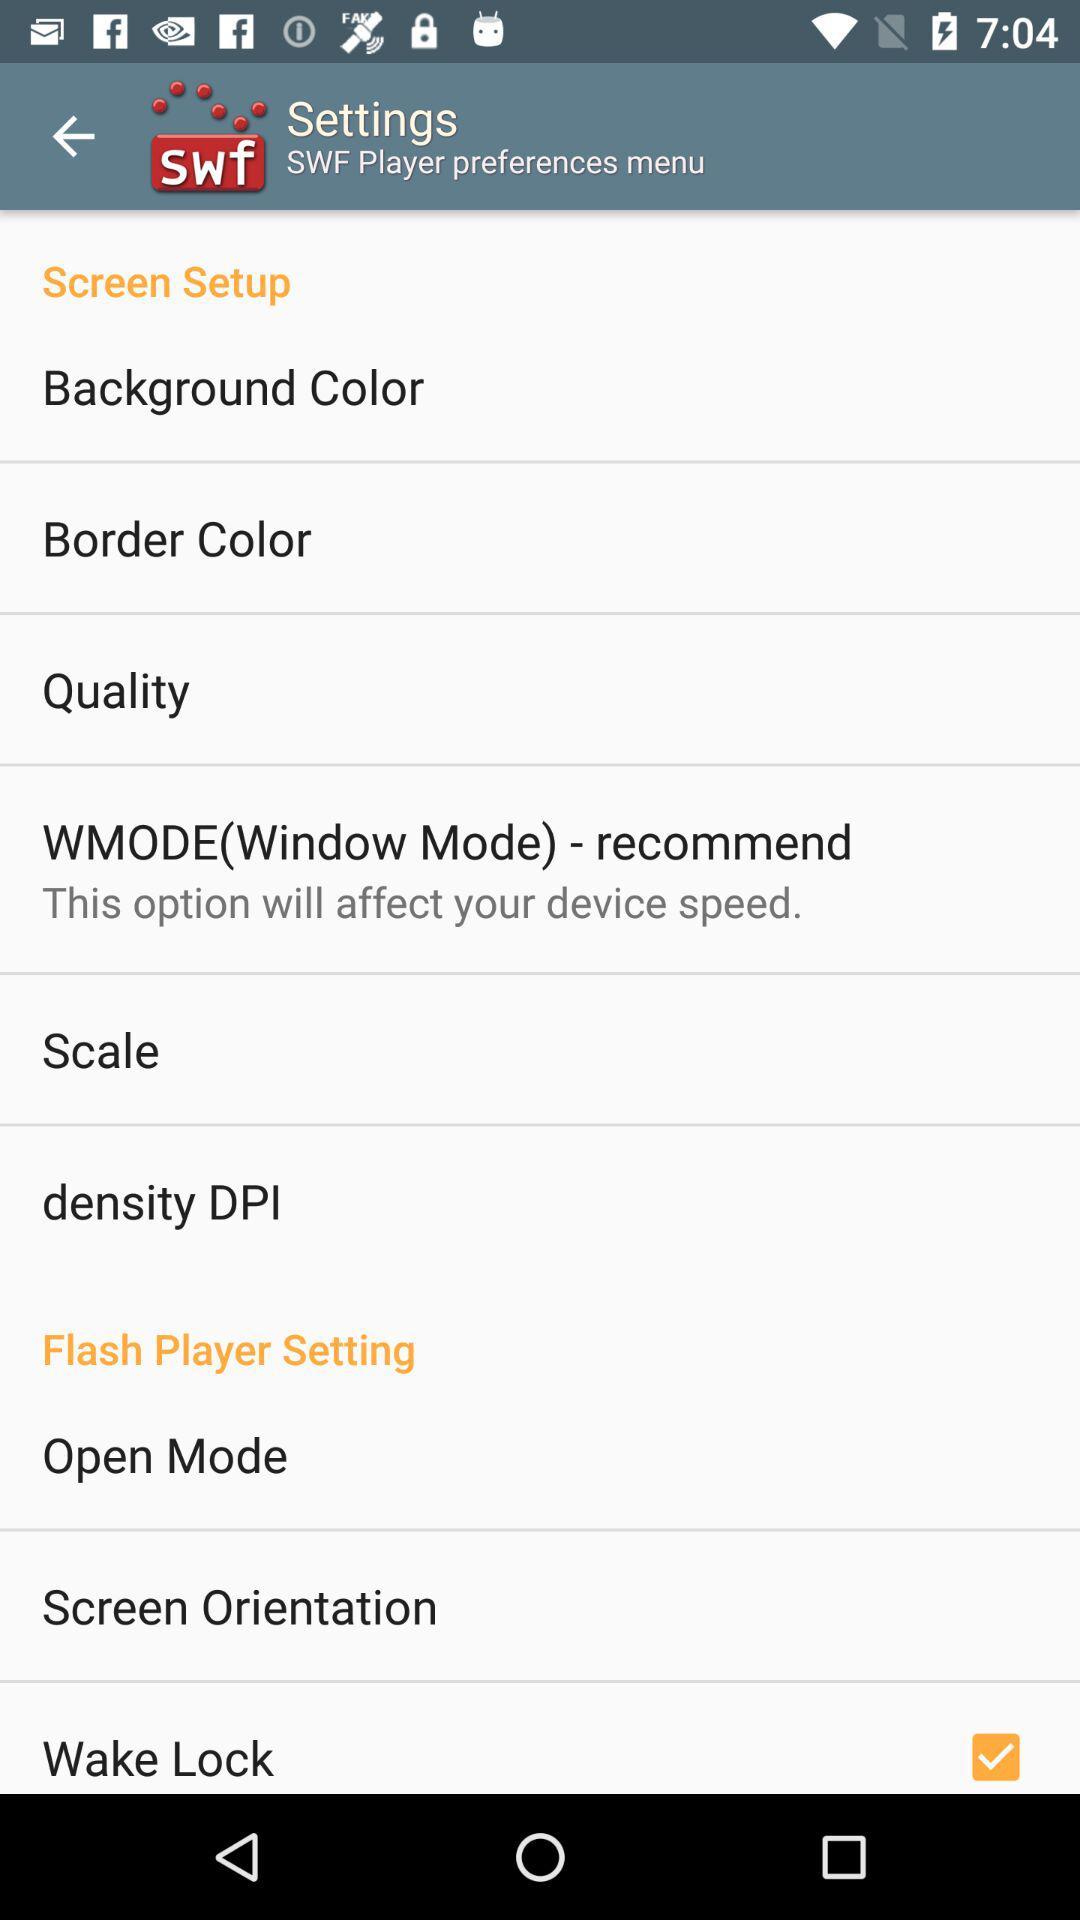  Describe the element at coordinates (446, 840) in the screenshot. I see `the wmode window mode item` at that location.